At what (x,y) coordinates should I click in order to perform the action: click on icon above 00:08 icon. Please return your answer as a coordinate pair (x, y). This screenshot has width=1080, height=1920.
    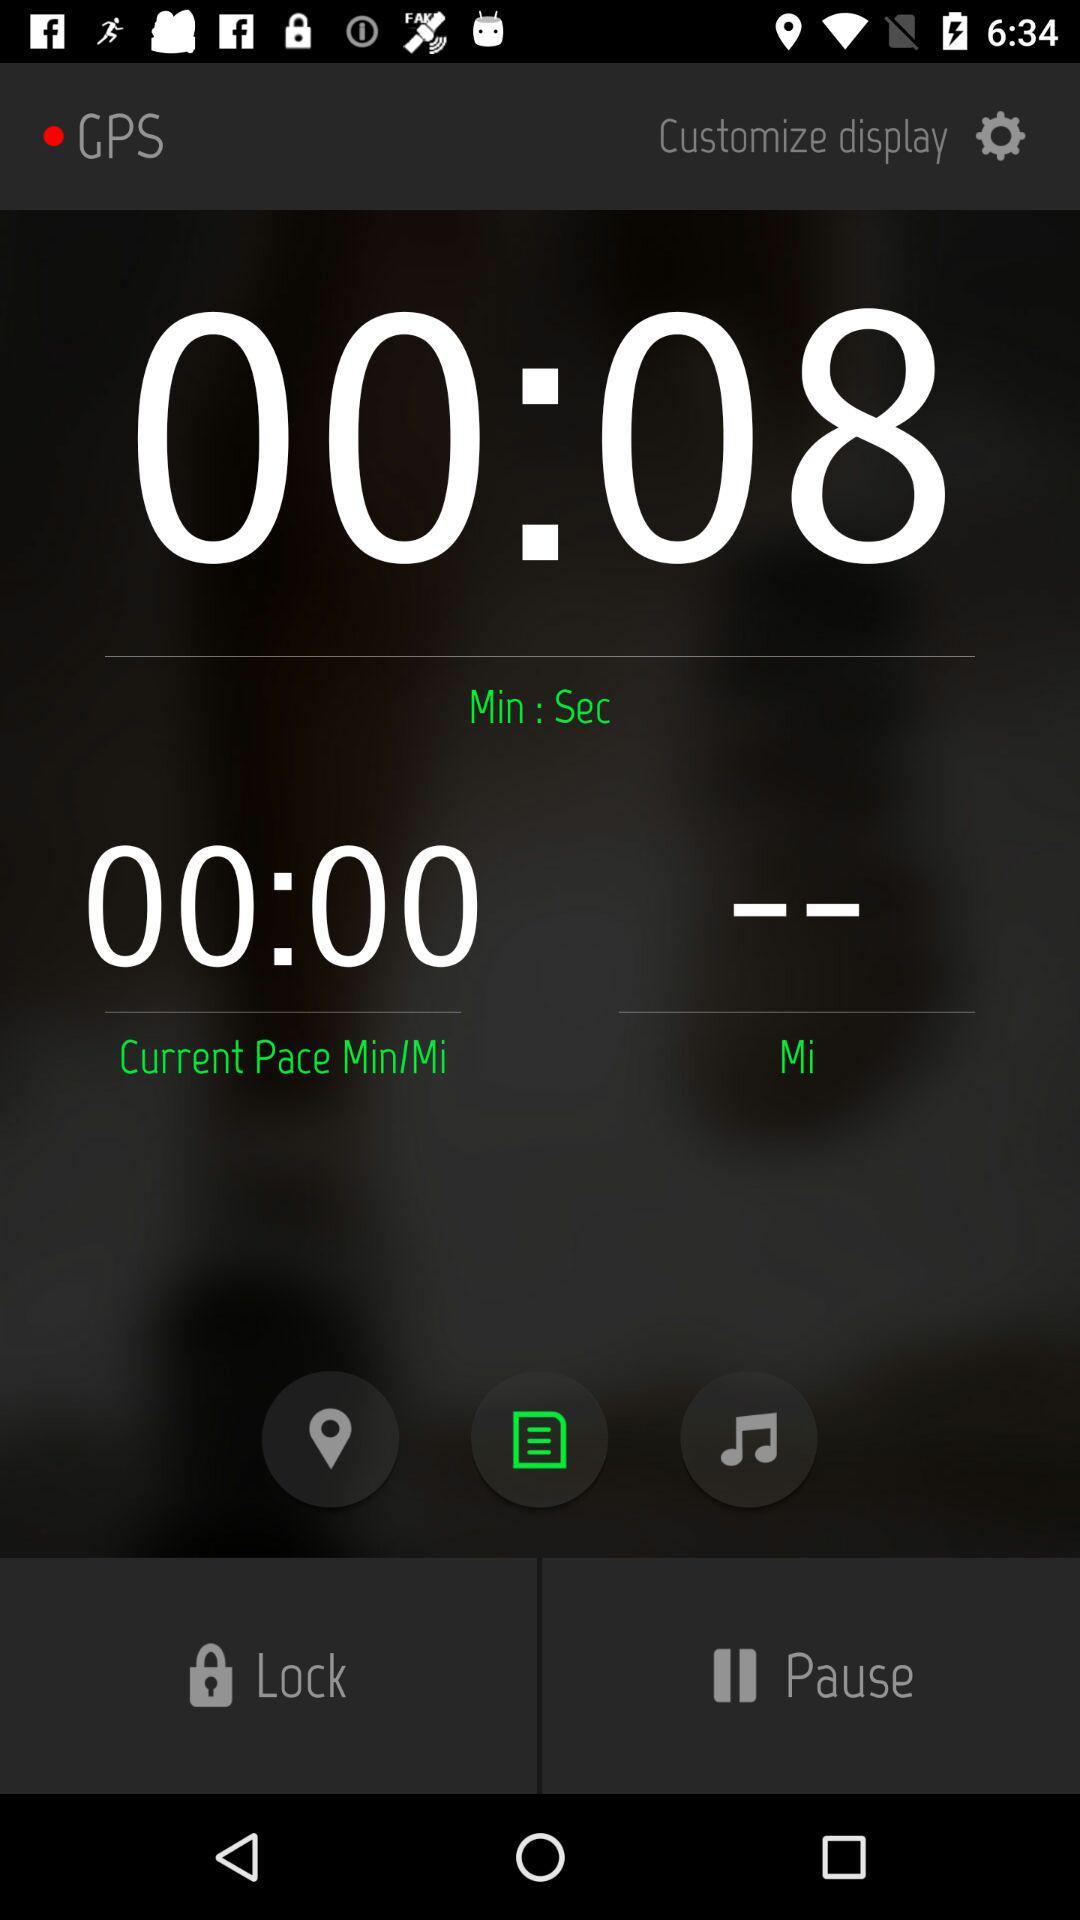
    Looking at the image, I should click on (855, 135).